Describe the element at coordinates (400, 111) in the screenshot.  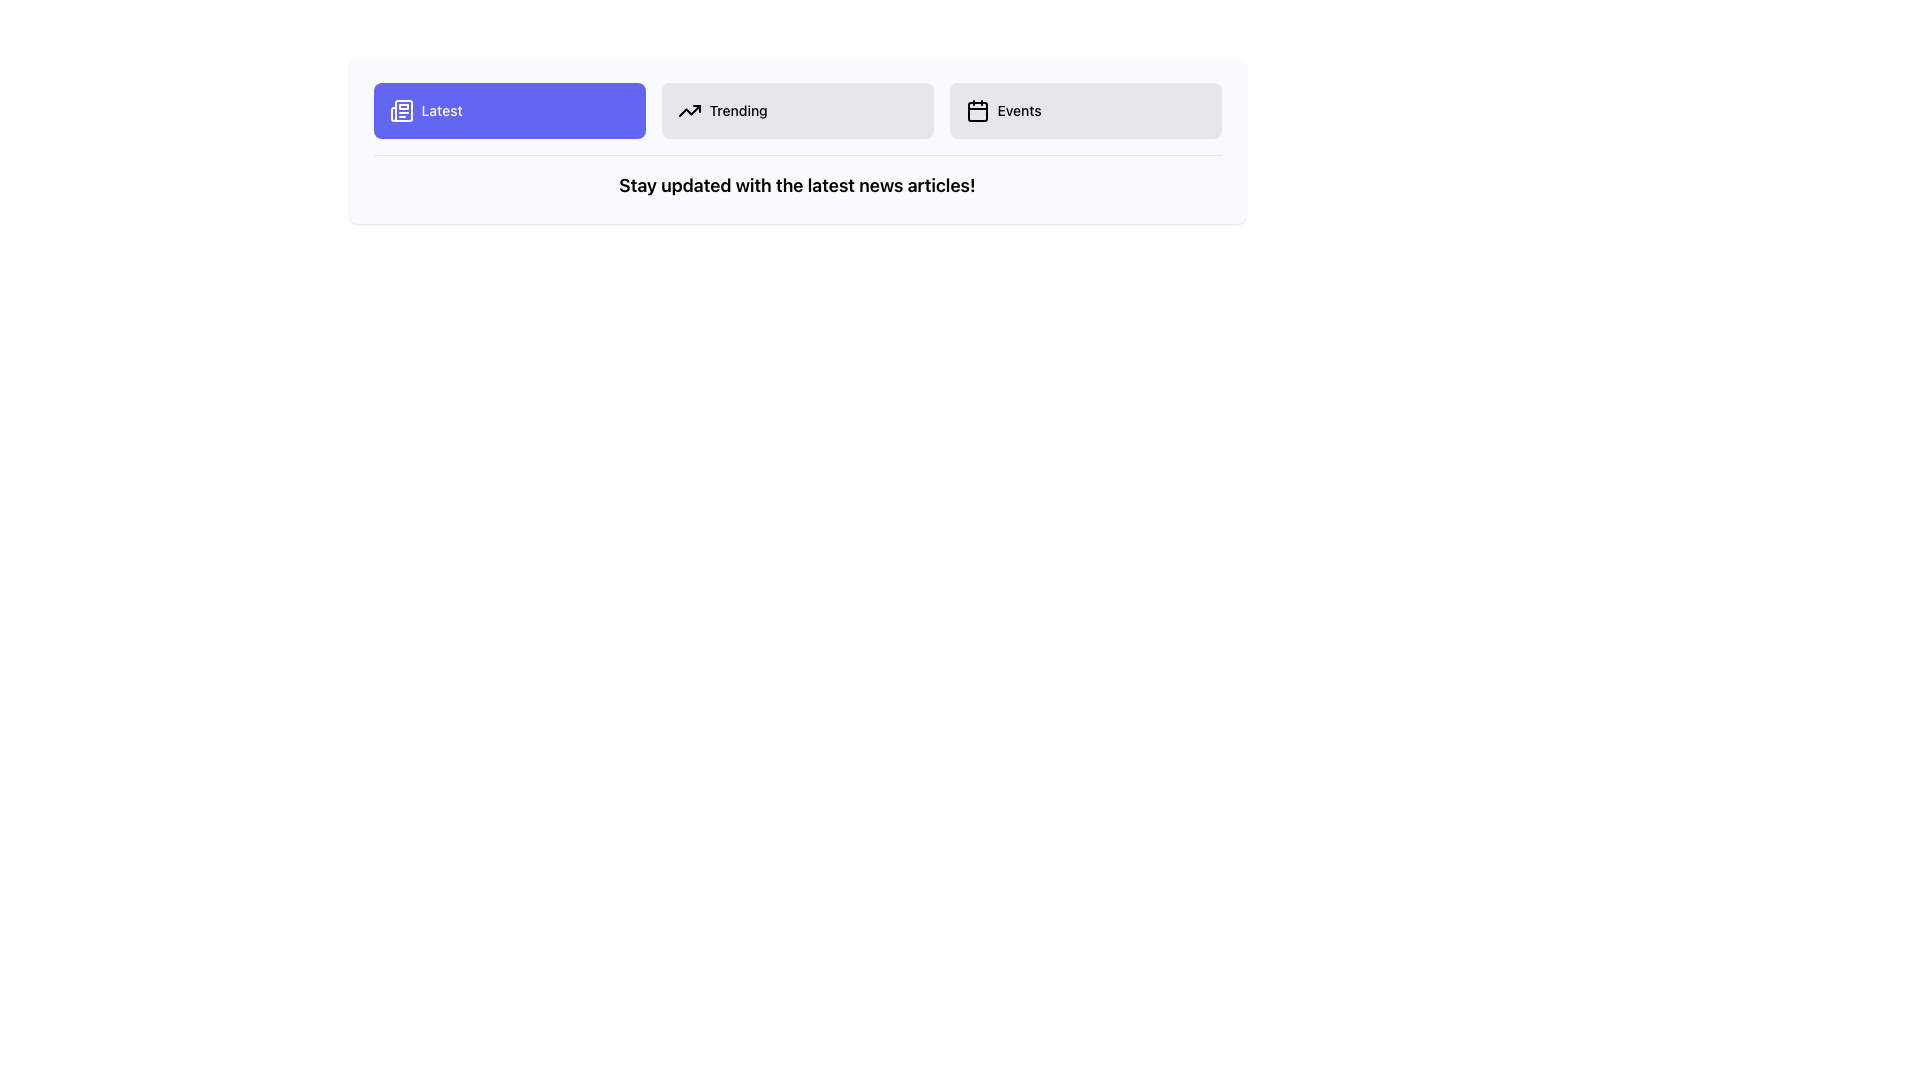
I see `the 'Latest' button which contains a newspaper icon on the left side` at that location.